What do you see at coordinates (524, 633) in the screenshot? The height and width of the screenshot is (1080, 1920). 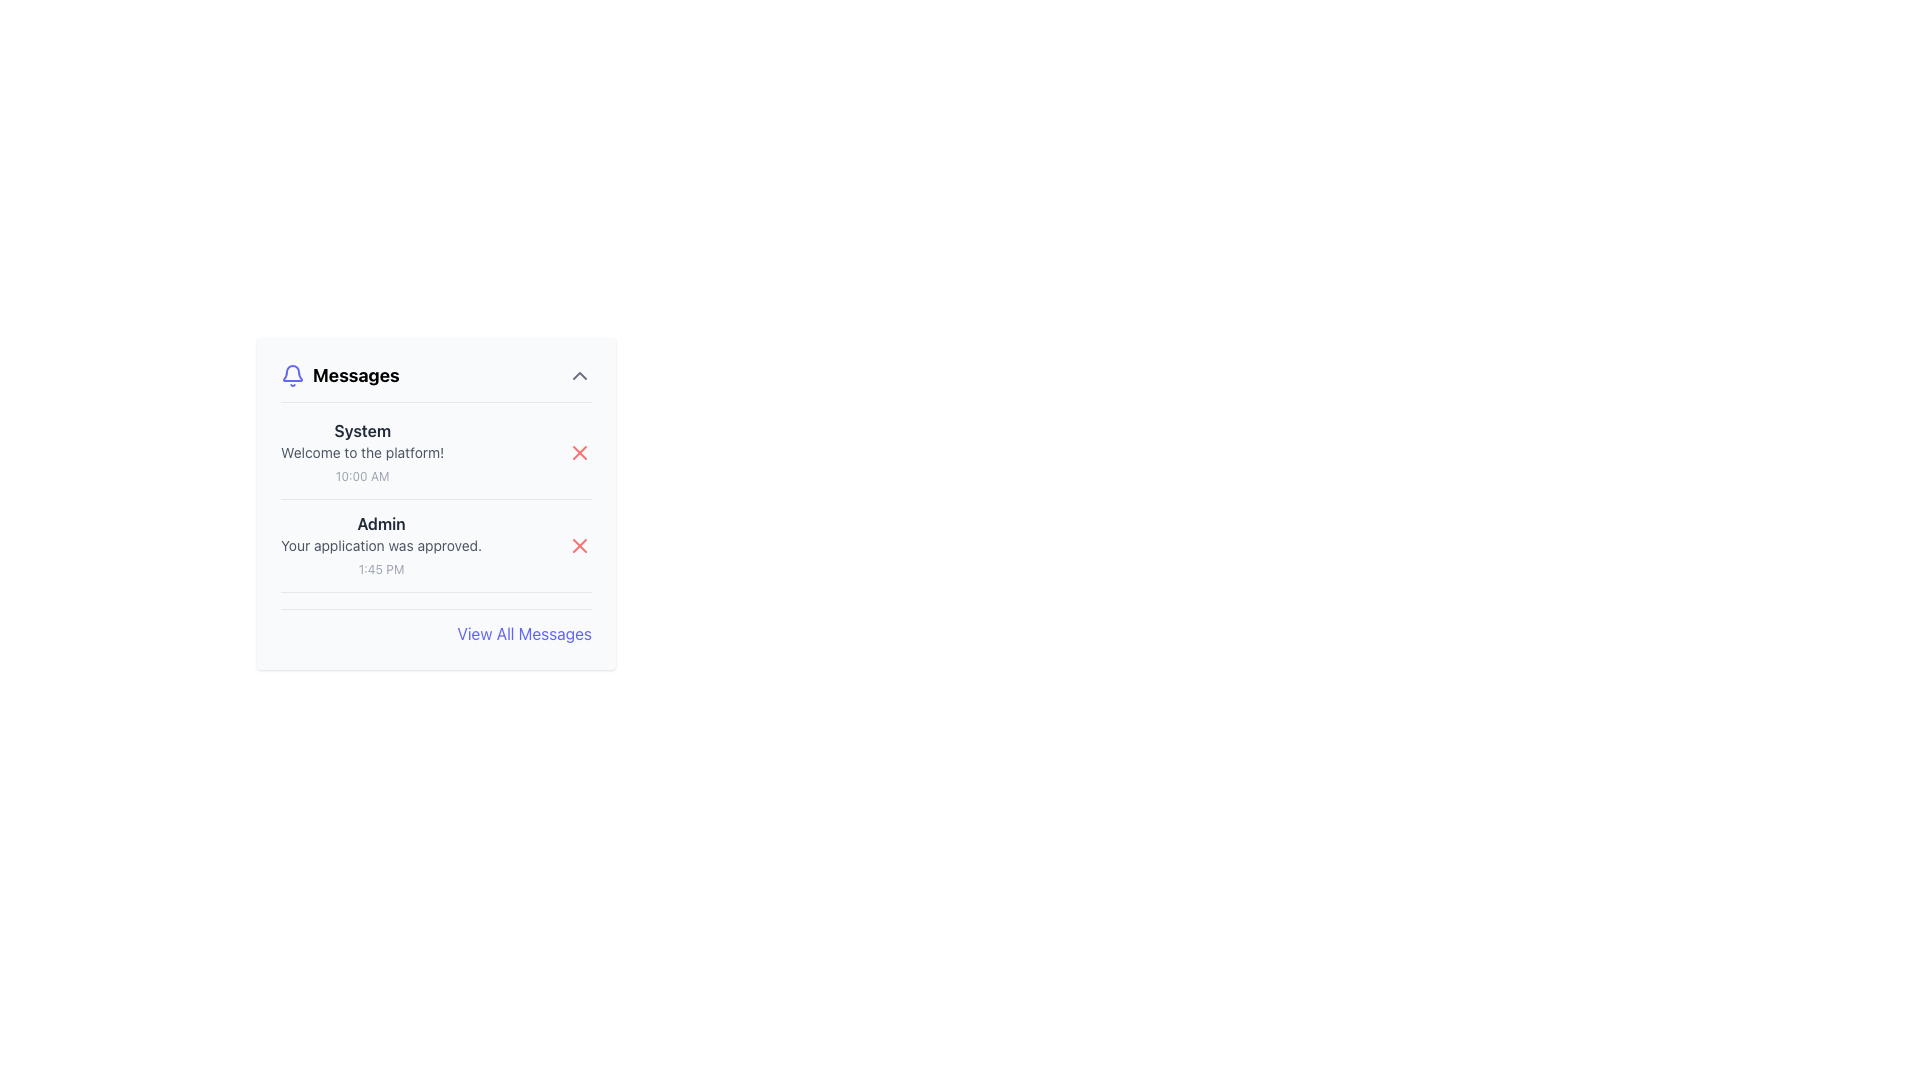 I see `the hyperlink in the bottom-right corner of the 'Messages' card to trigger hover effects` at bounding box center [524, 633].